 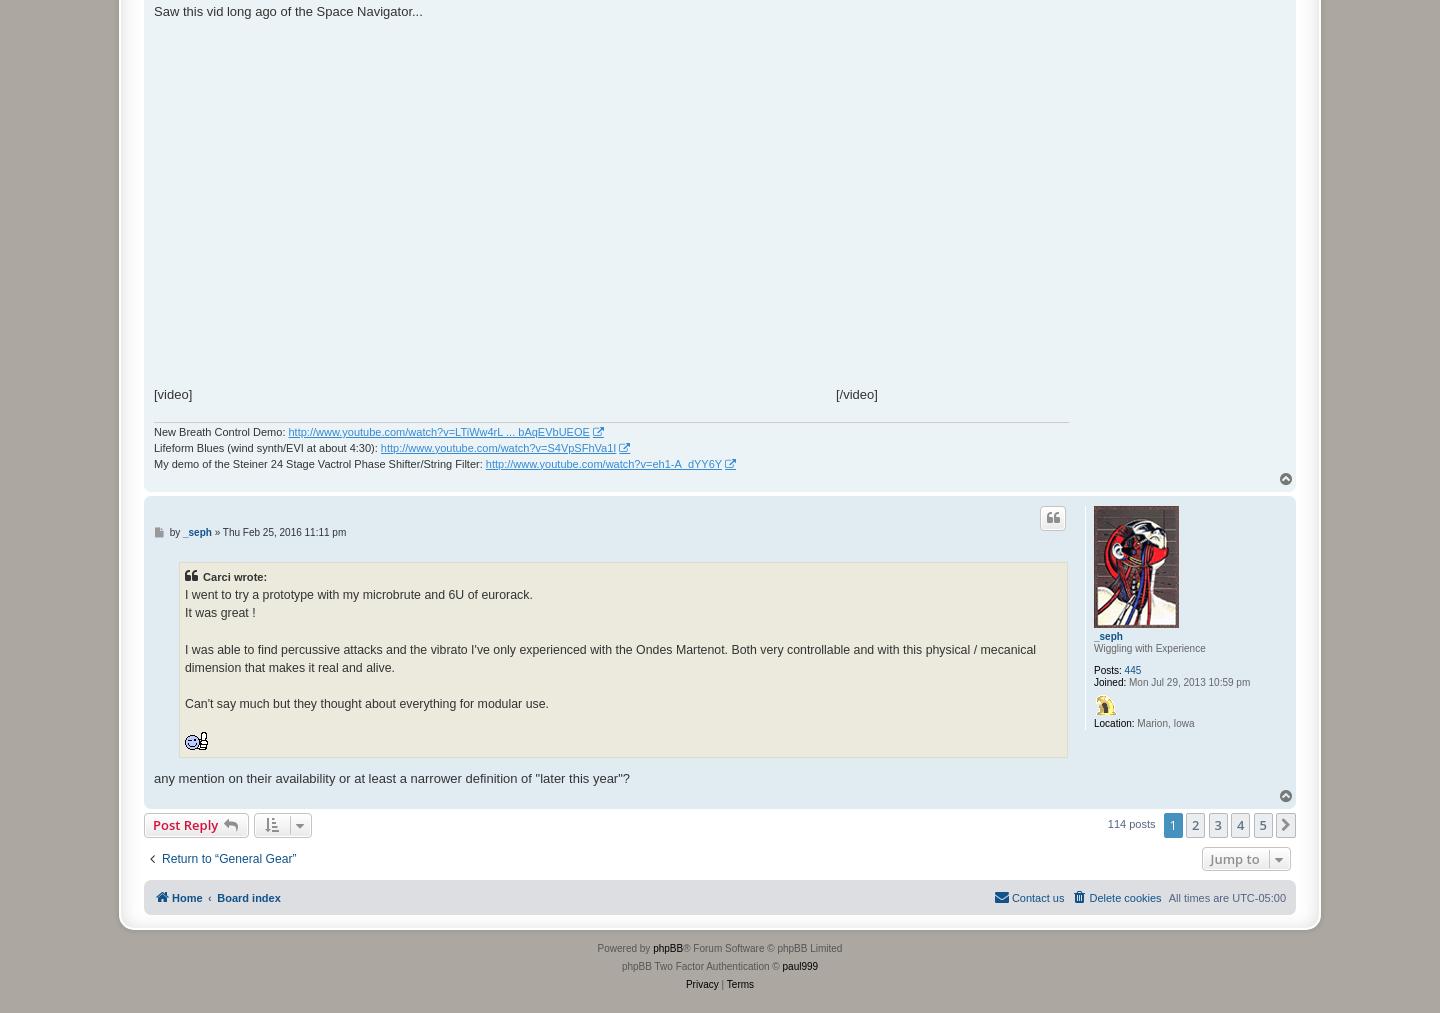 I want to click on '3', so click(x=1213, y=823).